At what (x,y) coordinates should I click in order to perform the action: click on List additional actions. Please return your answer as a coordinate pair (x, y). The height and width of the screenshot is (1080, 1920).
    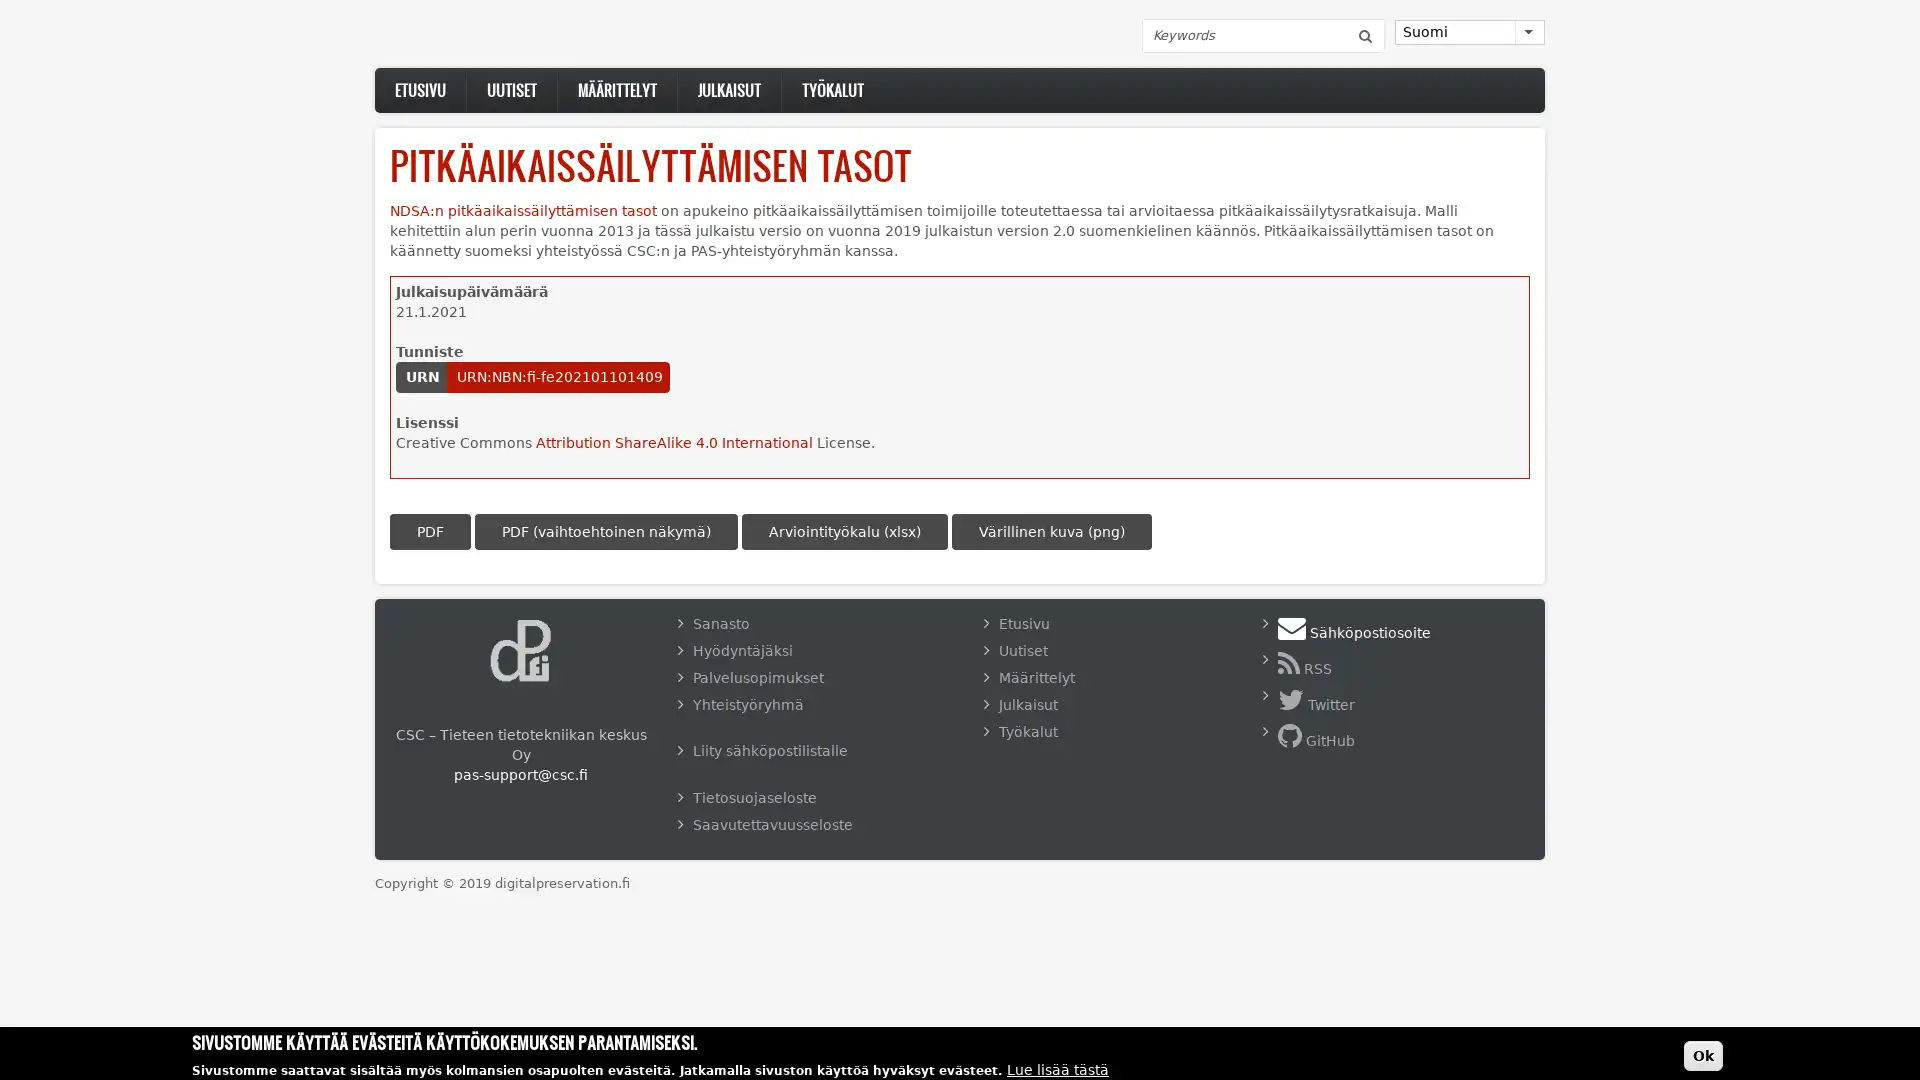
    Looking at the image, I should click on (1529, 31).